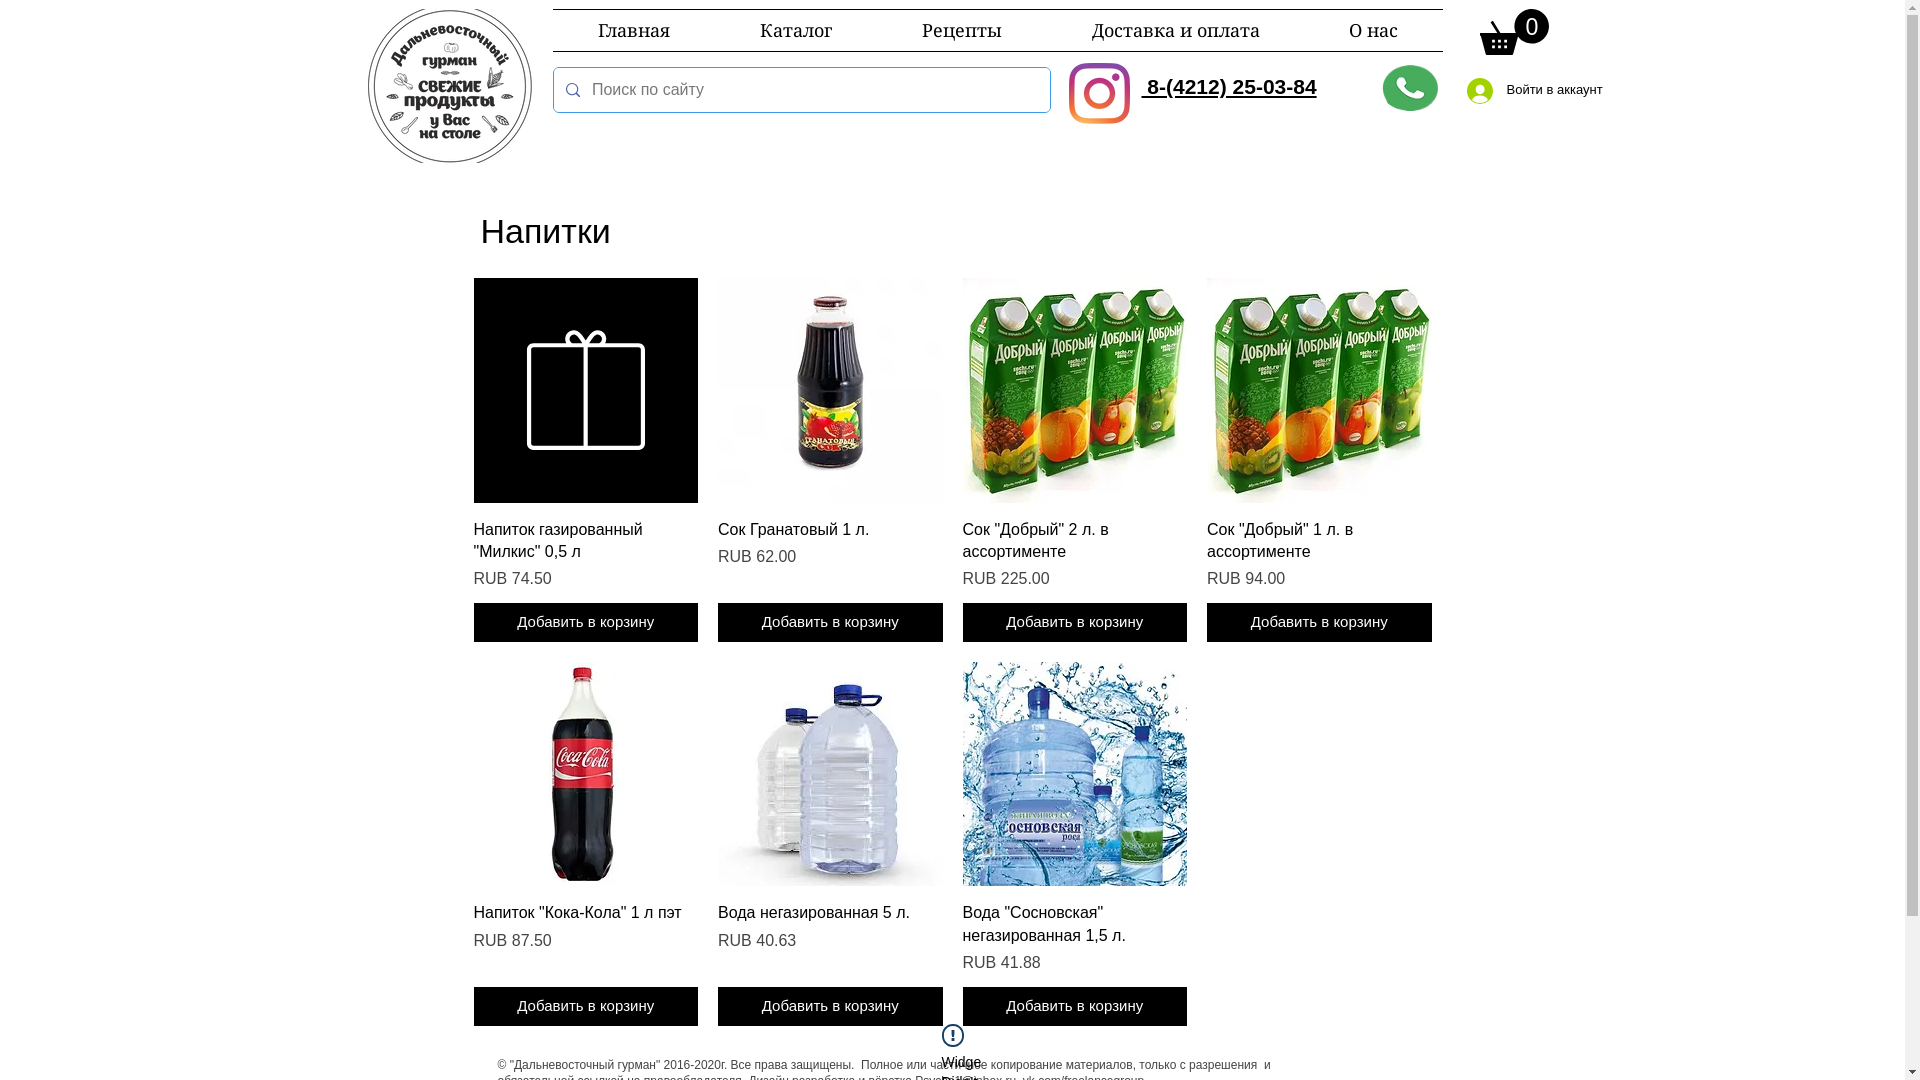  What do you see at coordinates (1514, 31) in the screenshot?
I see `'0'` at bounding box center [1514, 31].